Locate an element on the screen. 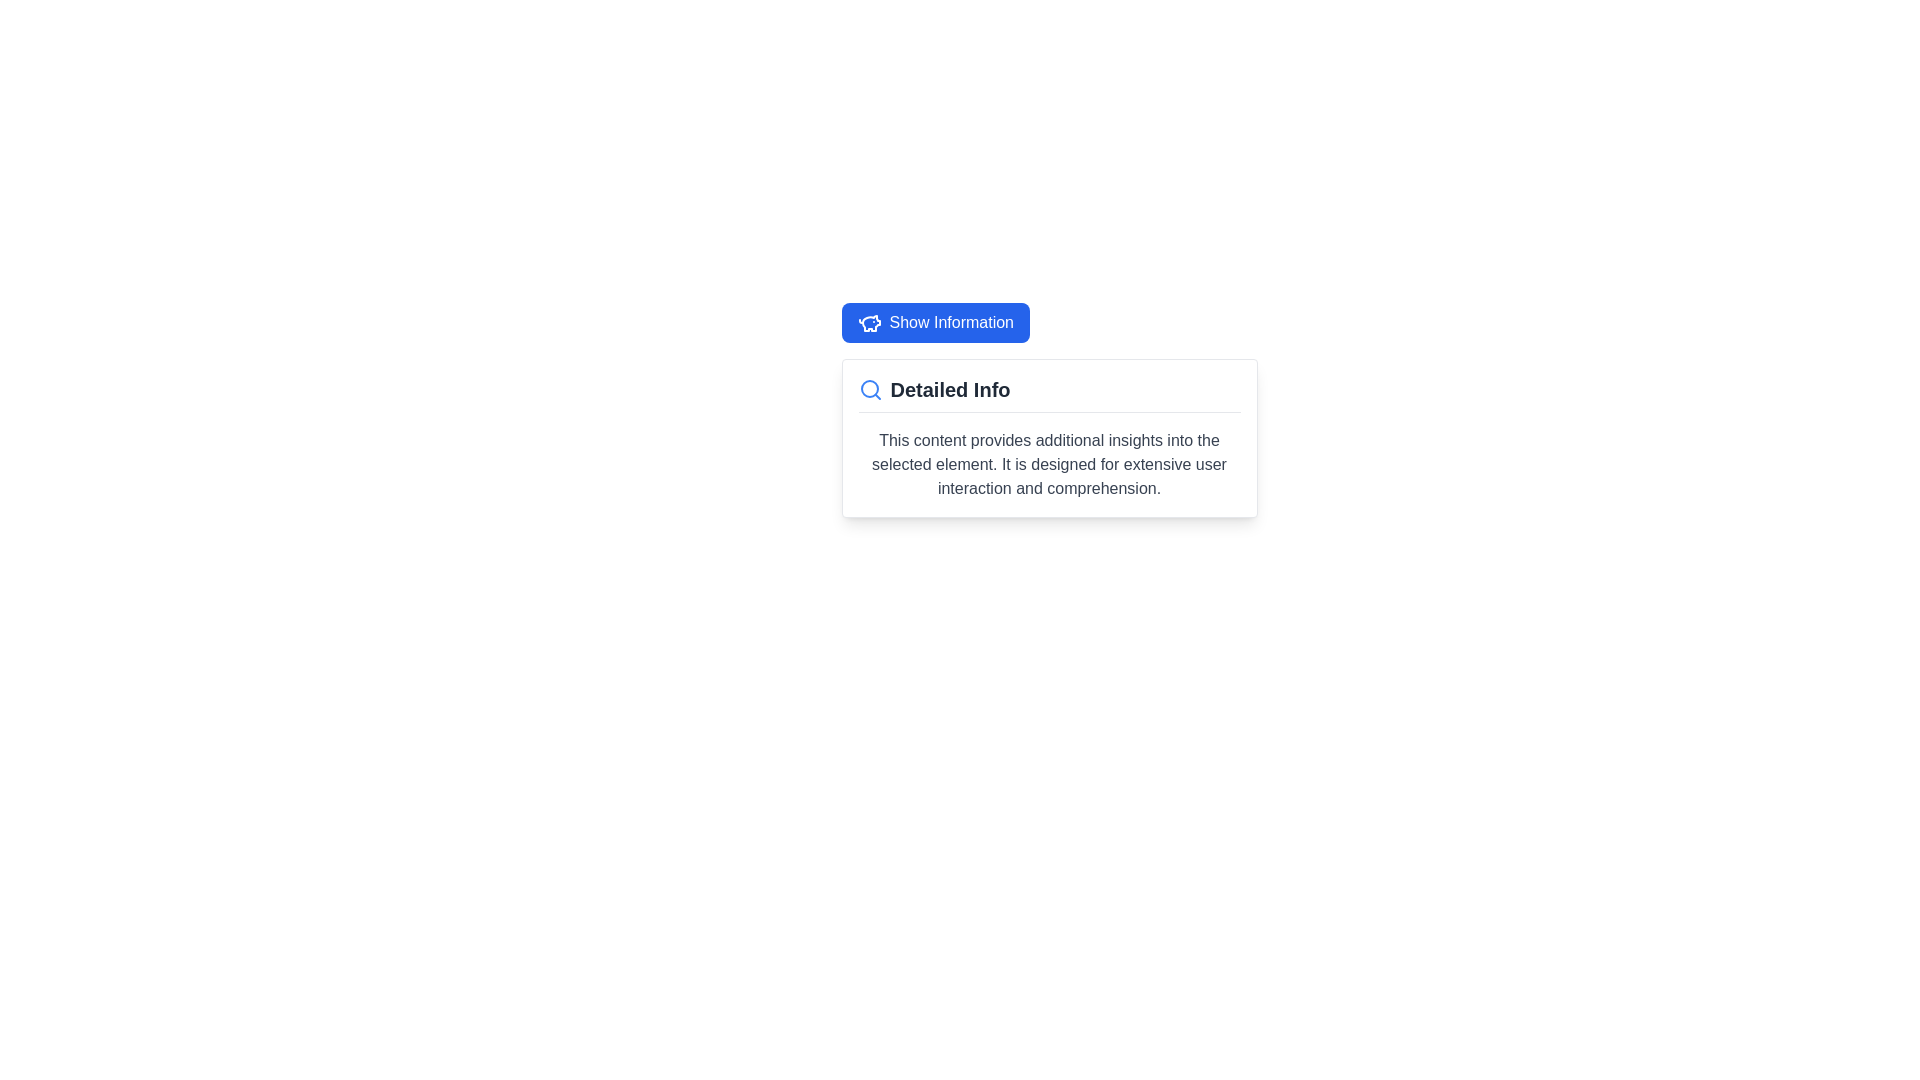 The image size is (1920, 1080). the 'Show Information' button is located at coordinates (934, 322).